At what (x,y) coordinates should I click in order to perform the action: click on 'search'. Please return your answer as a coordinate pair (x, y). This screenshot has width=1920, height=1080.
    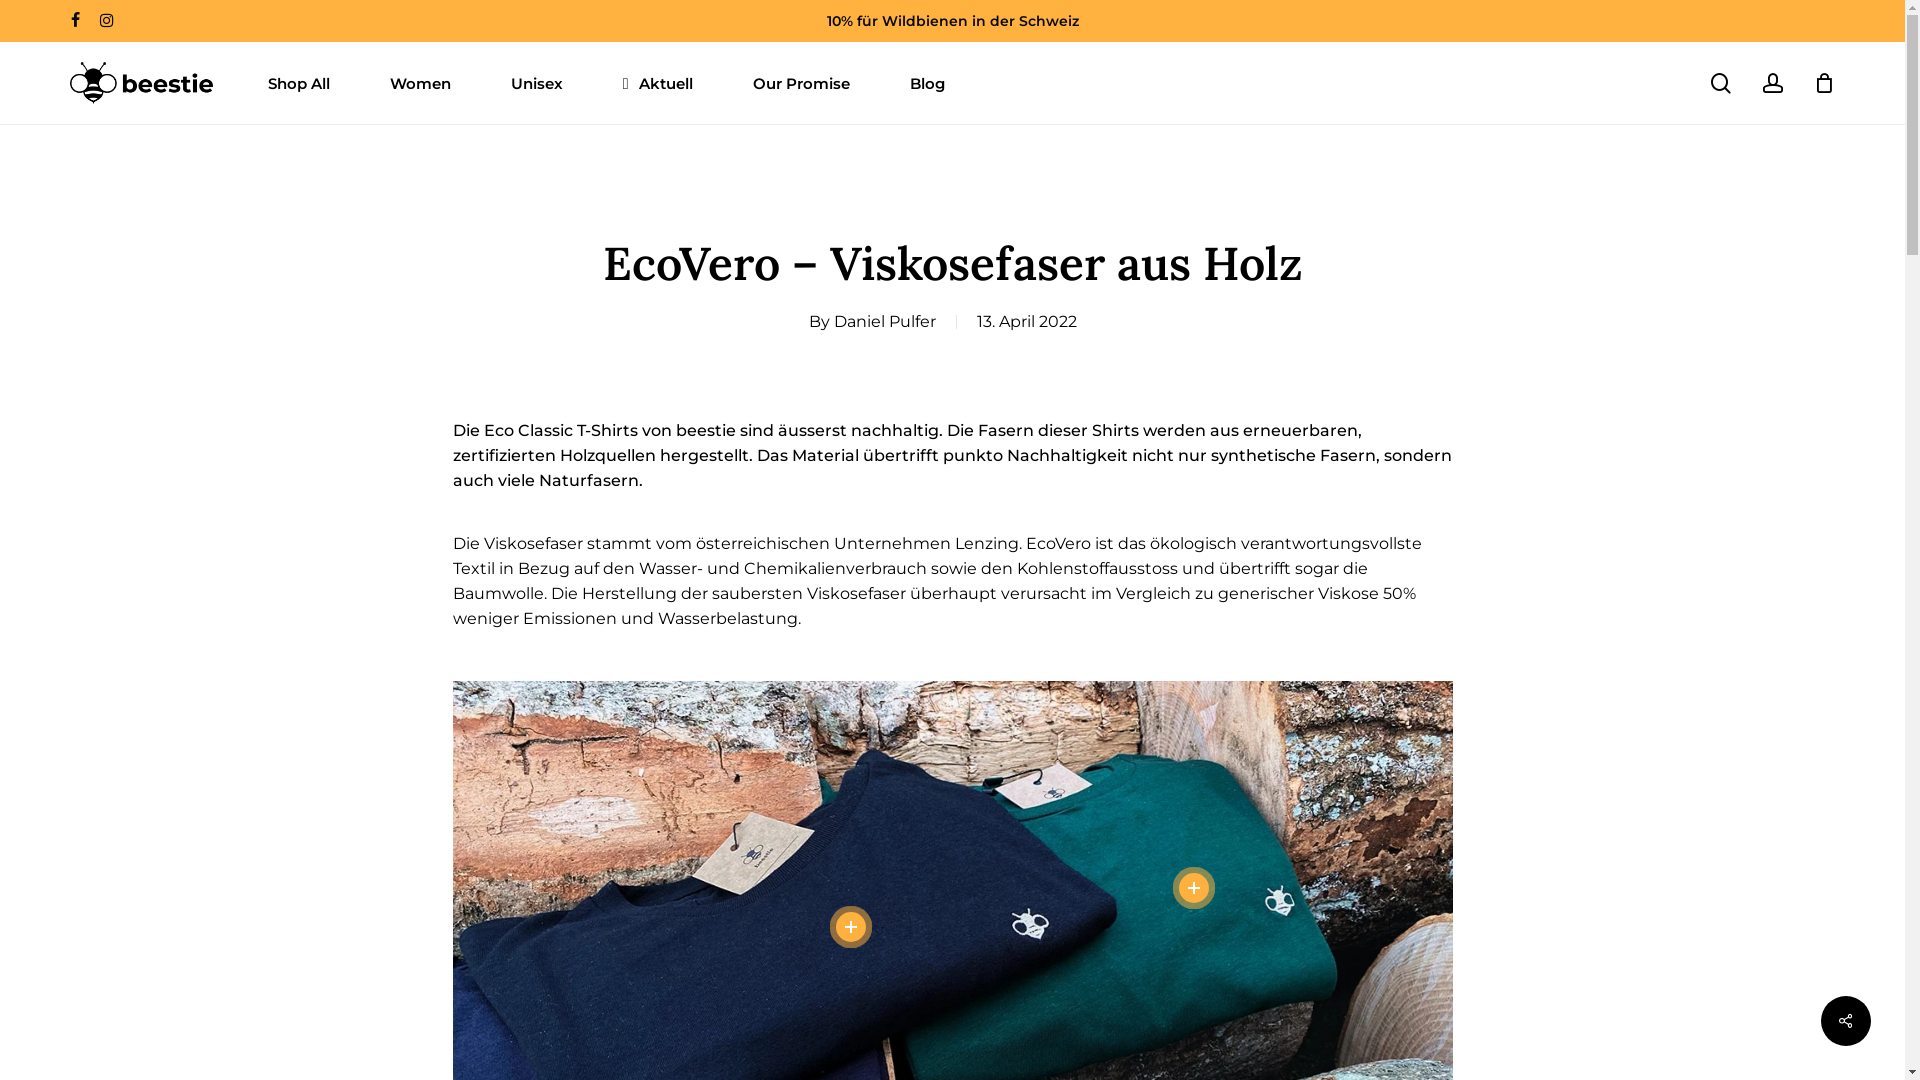
    Looking at the image, I should click on (1720, 81).